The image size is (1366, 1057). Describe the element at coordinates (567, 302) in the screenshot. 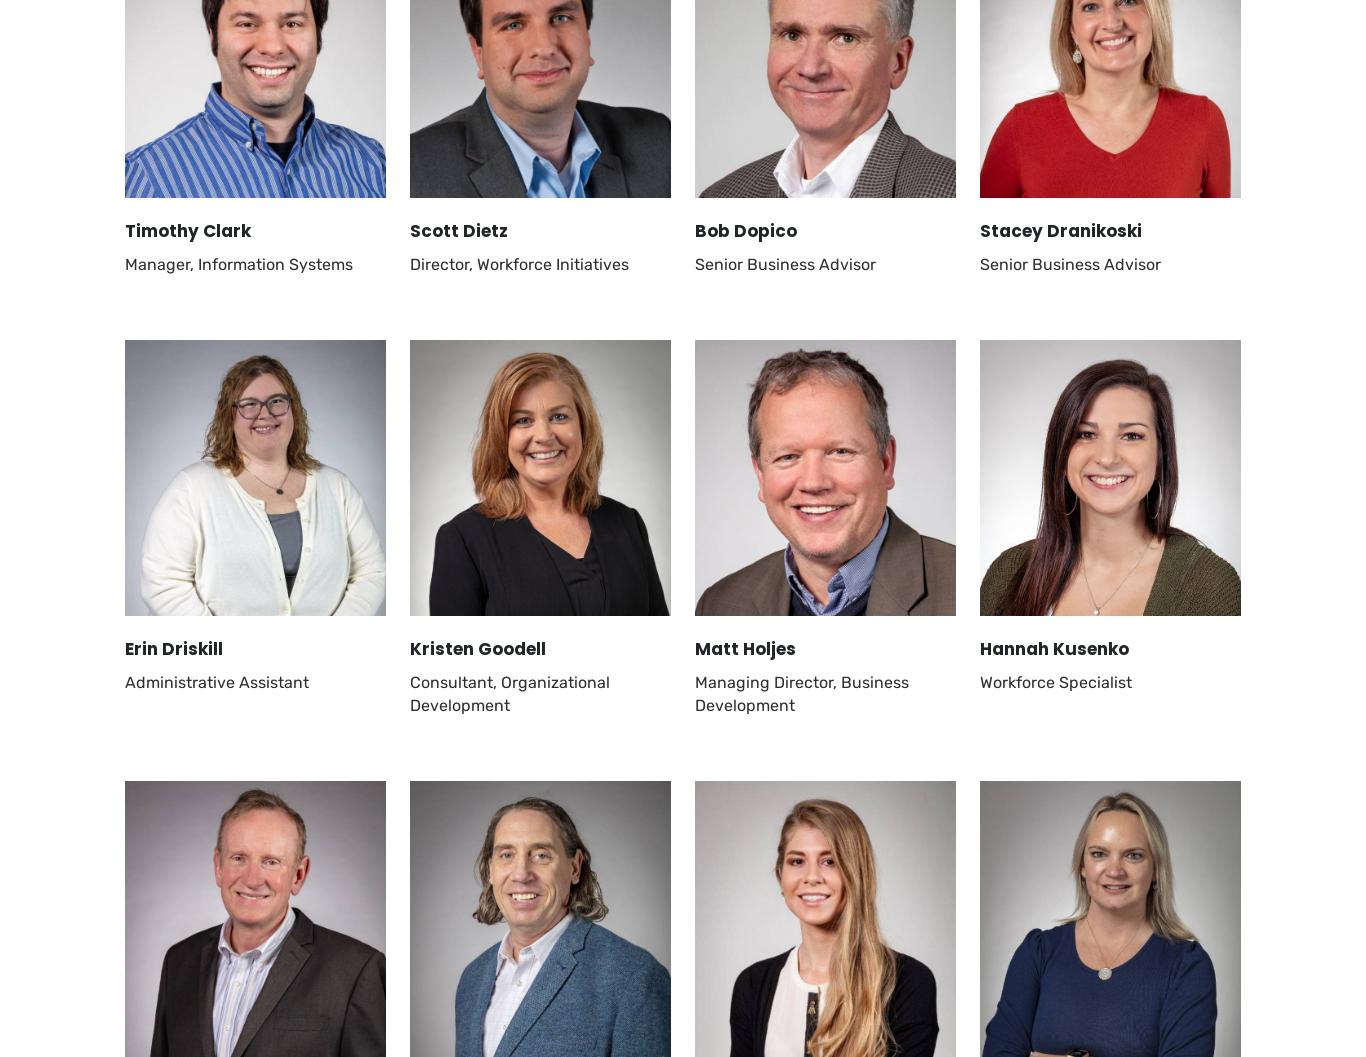

I see `'Services'` at that location.